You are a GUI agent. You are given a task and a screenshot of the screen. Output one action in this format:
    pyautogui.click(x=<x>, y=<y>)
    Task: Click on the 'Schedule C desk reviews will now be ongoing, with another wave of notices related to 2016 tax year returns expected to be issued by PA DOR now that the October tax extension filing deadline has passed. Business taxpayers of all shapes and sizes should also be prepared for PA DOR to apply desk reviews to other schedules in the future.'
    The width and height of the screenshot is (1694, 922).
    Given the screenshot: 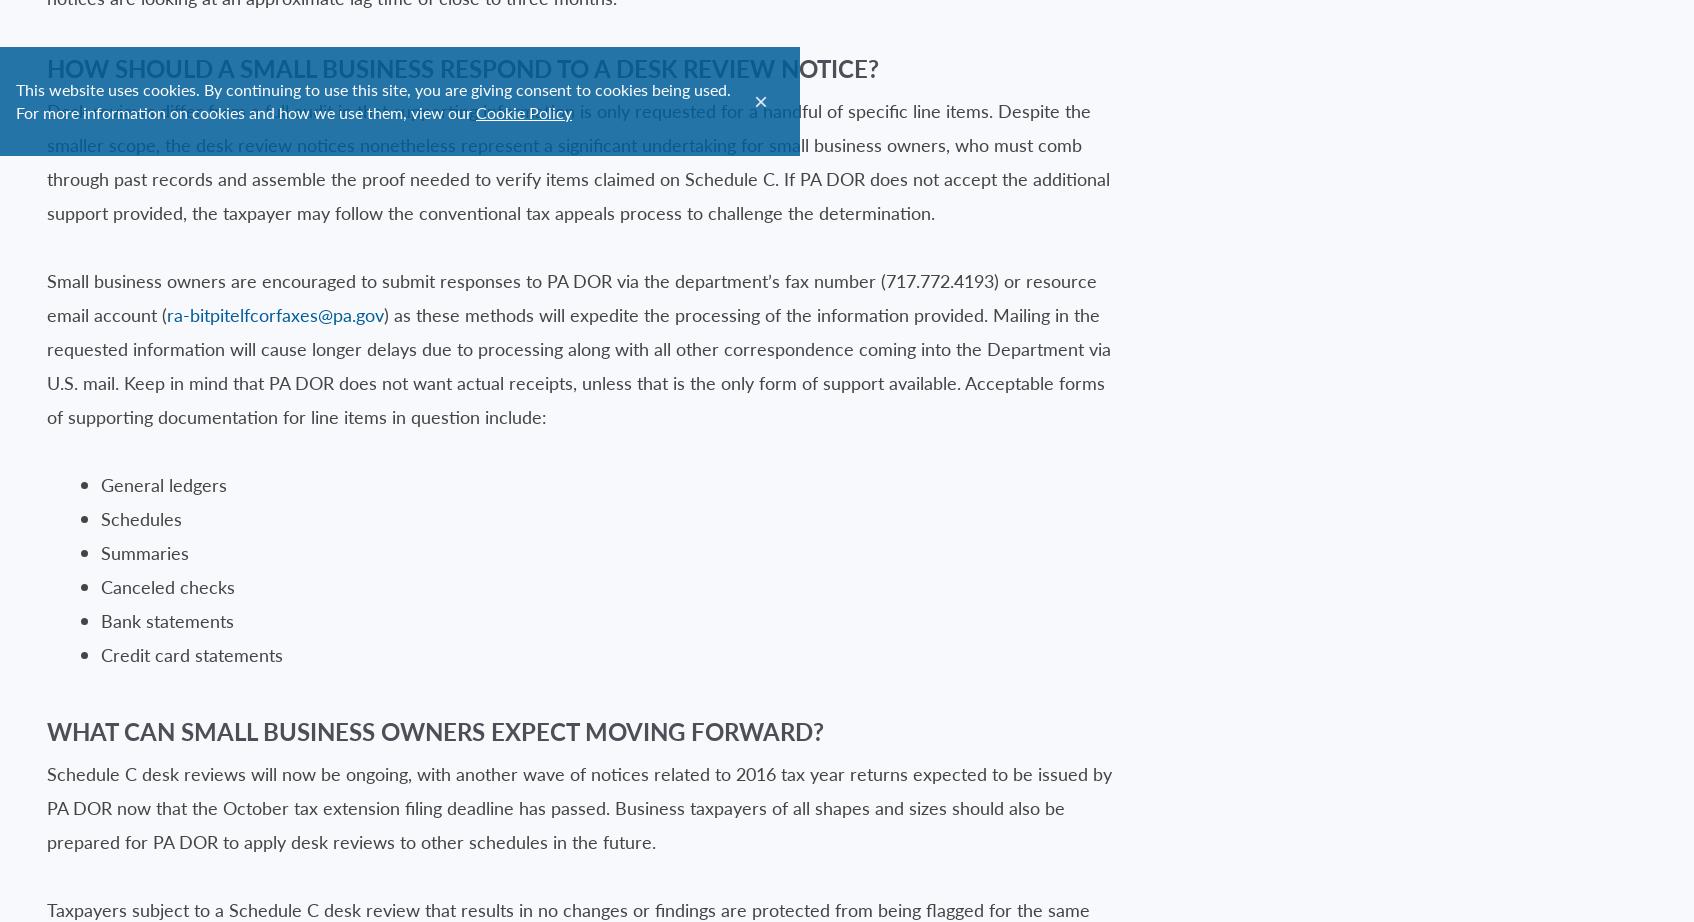 What is the action you would take?
    pyautogui.click(x=579, y=805)
    